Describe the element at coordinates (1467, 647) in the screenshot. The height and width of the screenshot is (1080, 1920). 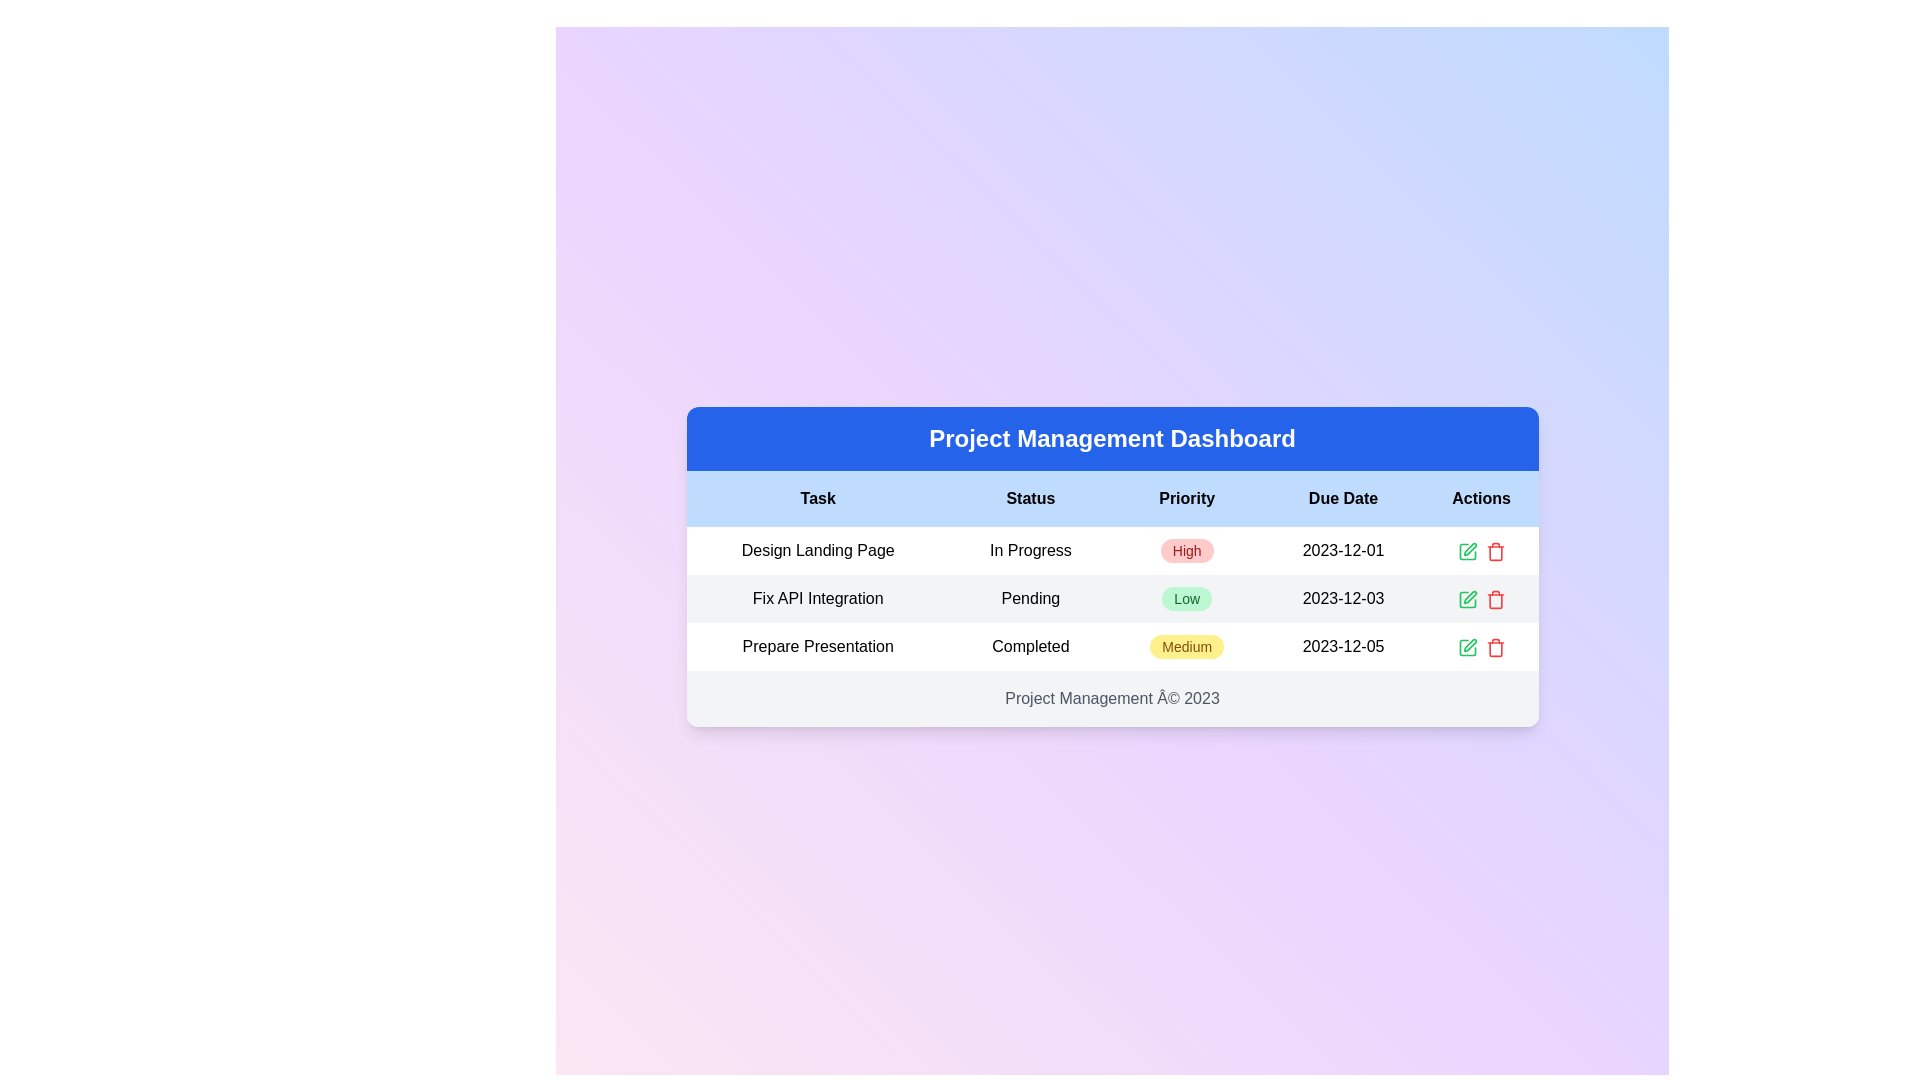
I see `the green pen icon button located in the 'Actions' column of the last row of the table, which signifies an editing action` at that location.